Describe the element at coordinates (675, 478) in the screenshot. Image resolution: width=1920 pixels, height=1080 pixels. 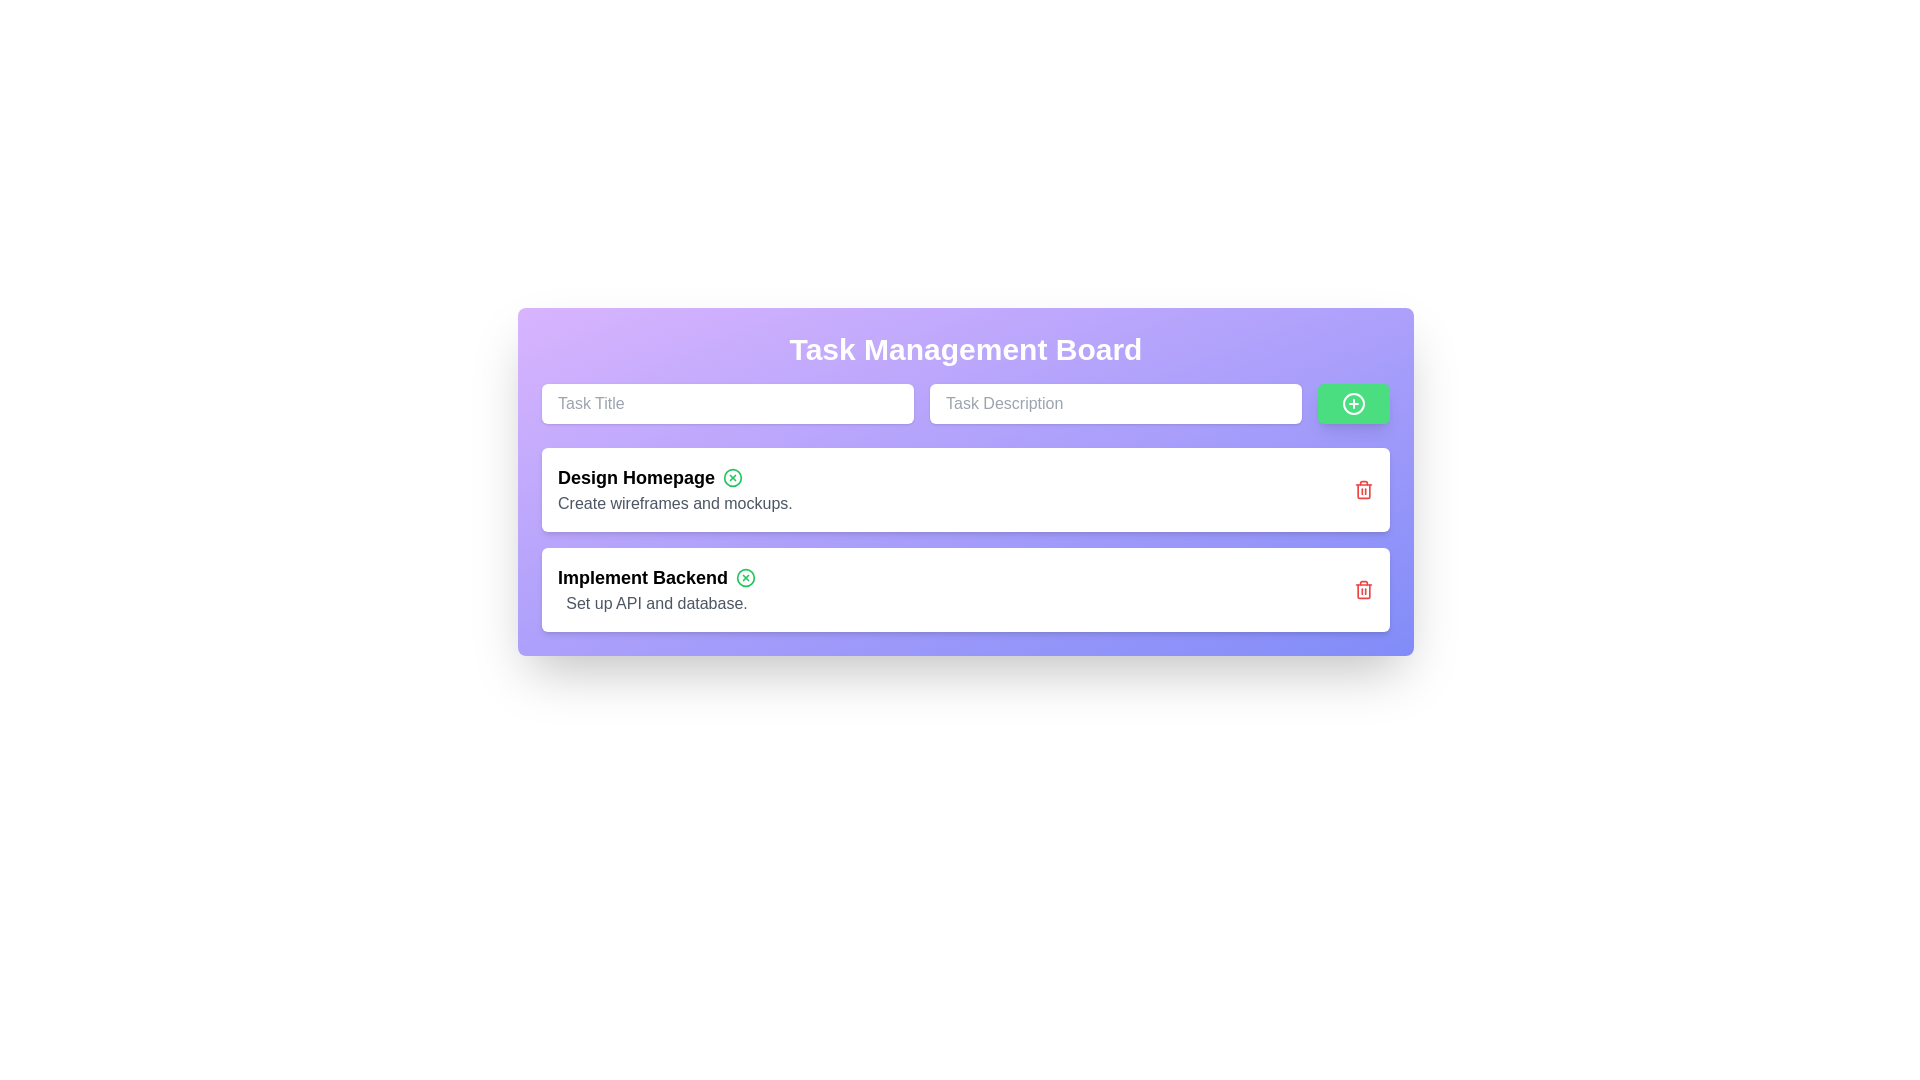
I see `the bold and large text label reading 'Design Homepage', which is adjacent to a green circular icon with a white checkmark, located in the upper task card of the vertically stacked list of task items` at that location.